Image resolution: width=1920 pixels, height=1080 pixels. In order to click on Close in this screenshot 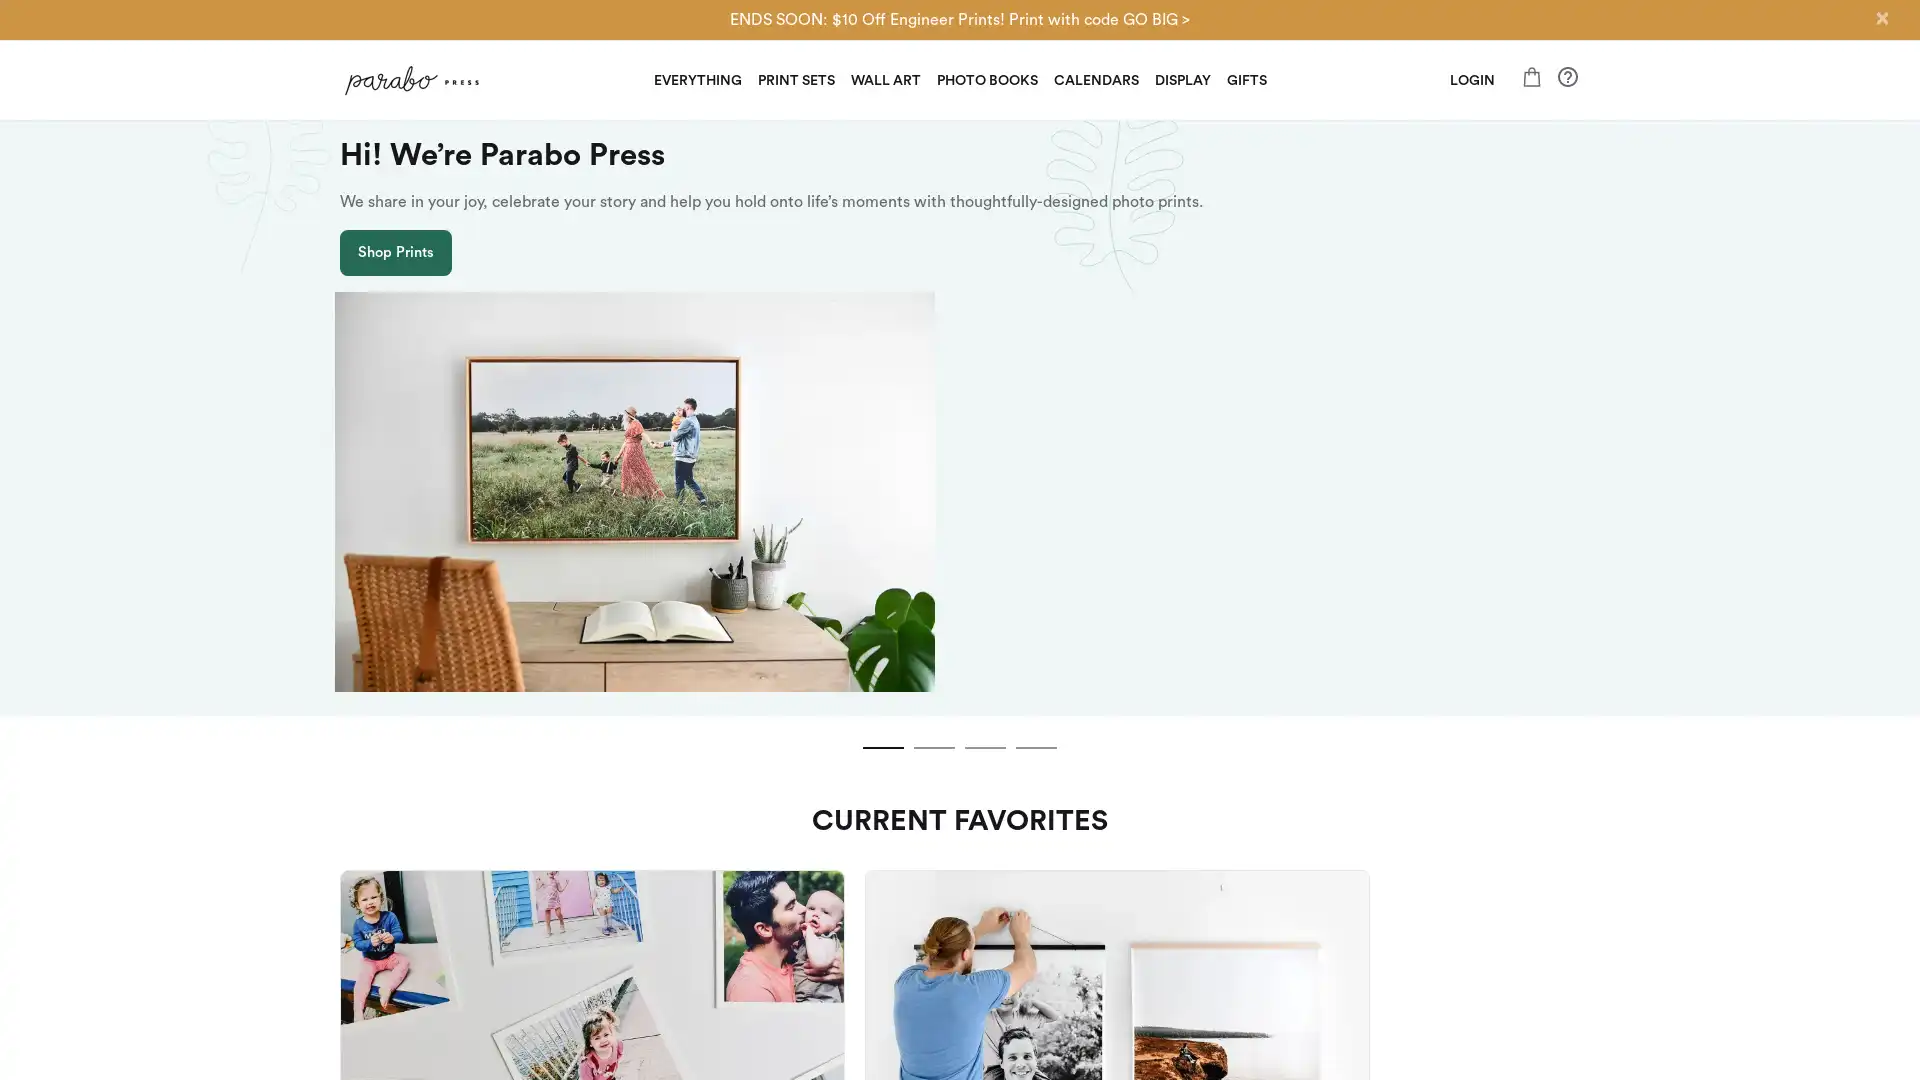, I will do `click(1880, 18)`.